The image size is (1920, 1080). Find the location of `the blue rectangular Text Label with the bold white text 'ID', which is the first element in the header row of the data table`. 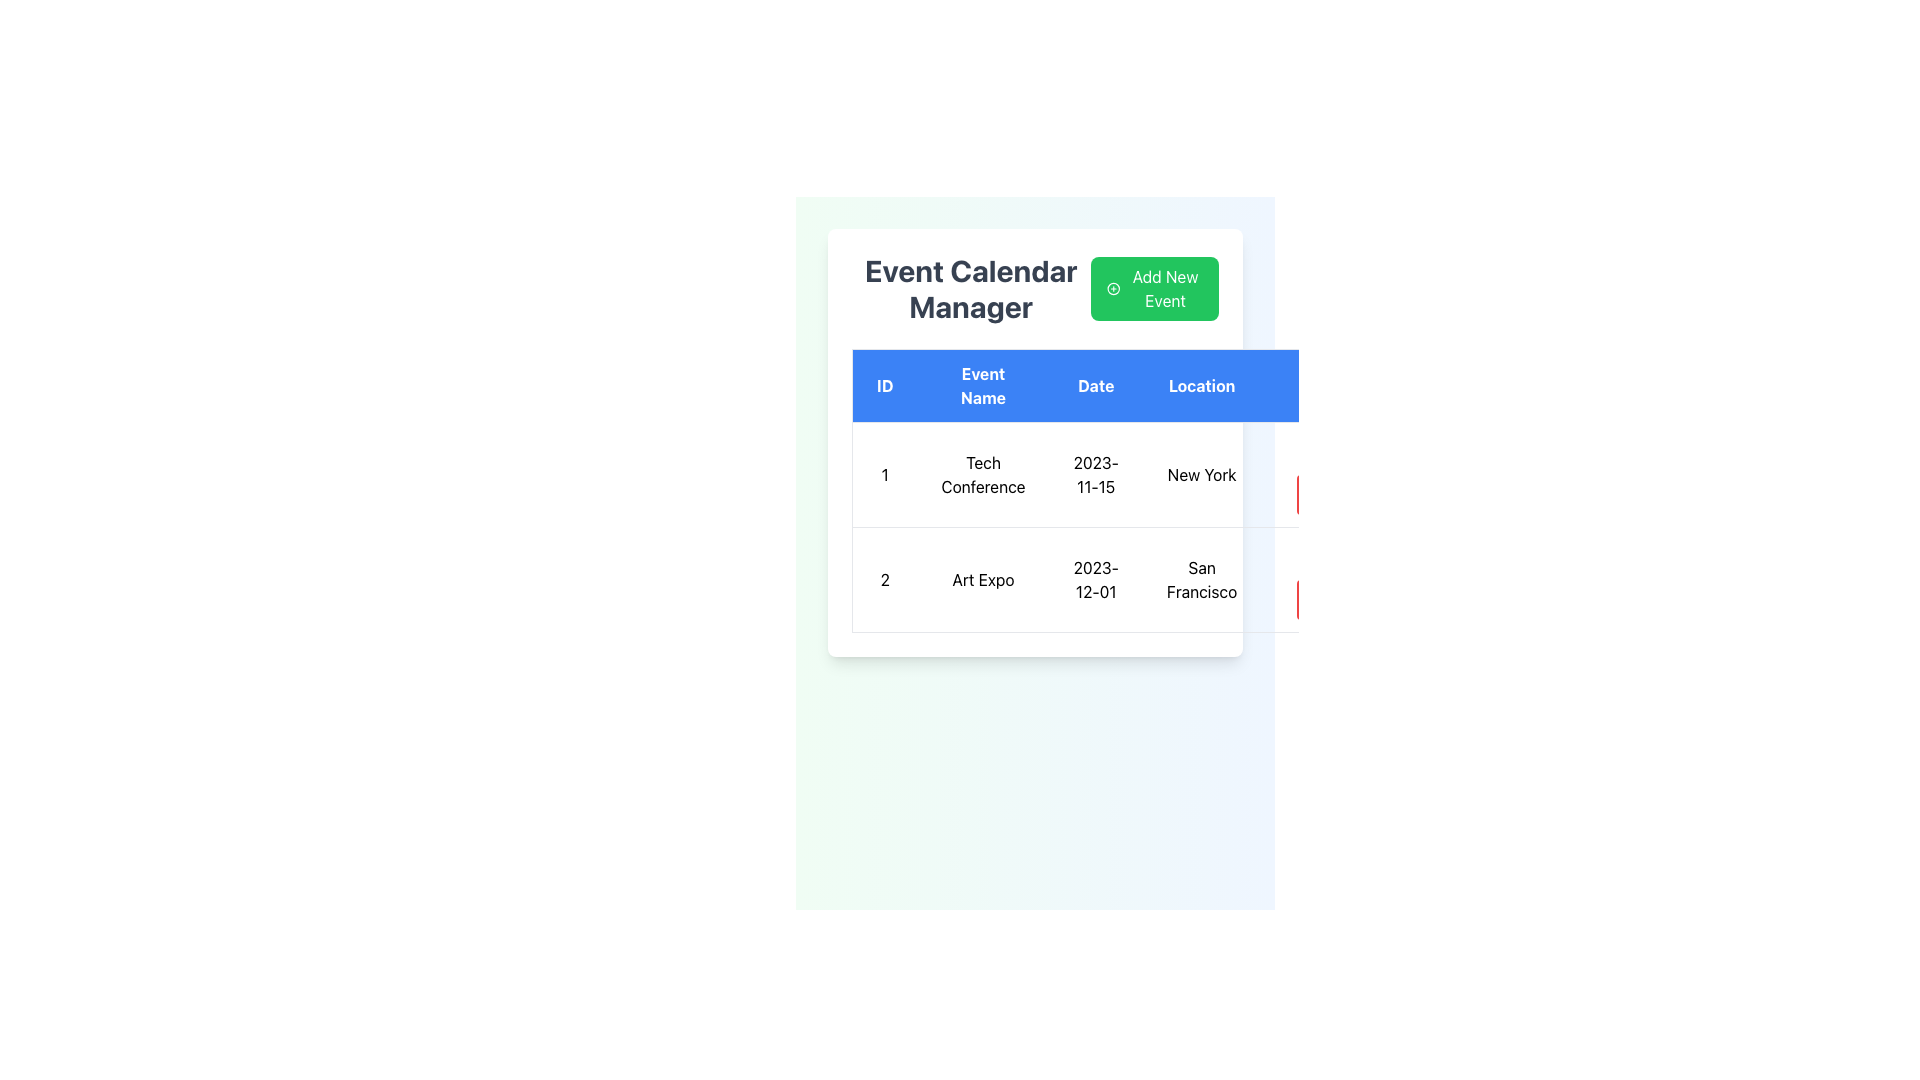

the blue rectangular Text Label with the bold white text 'ID', which is the first element in the header row of the data table is located at coordinates (883, 385).